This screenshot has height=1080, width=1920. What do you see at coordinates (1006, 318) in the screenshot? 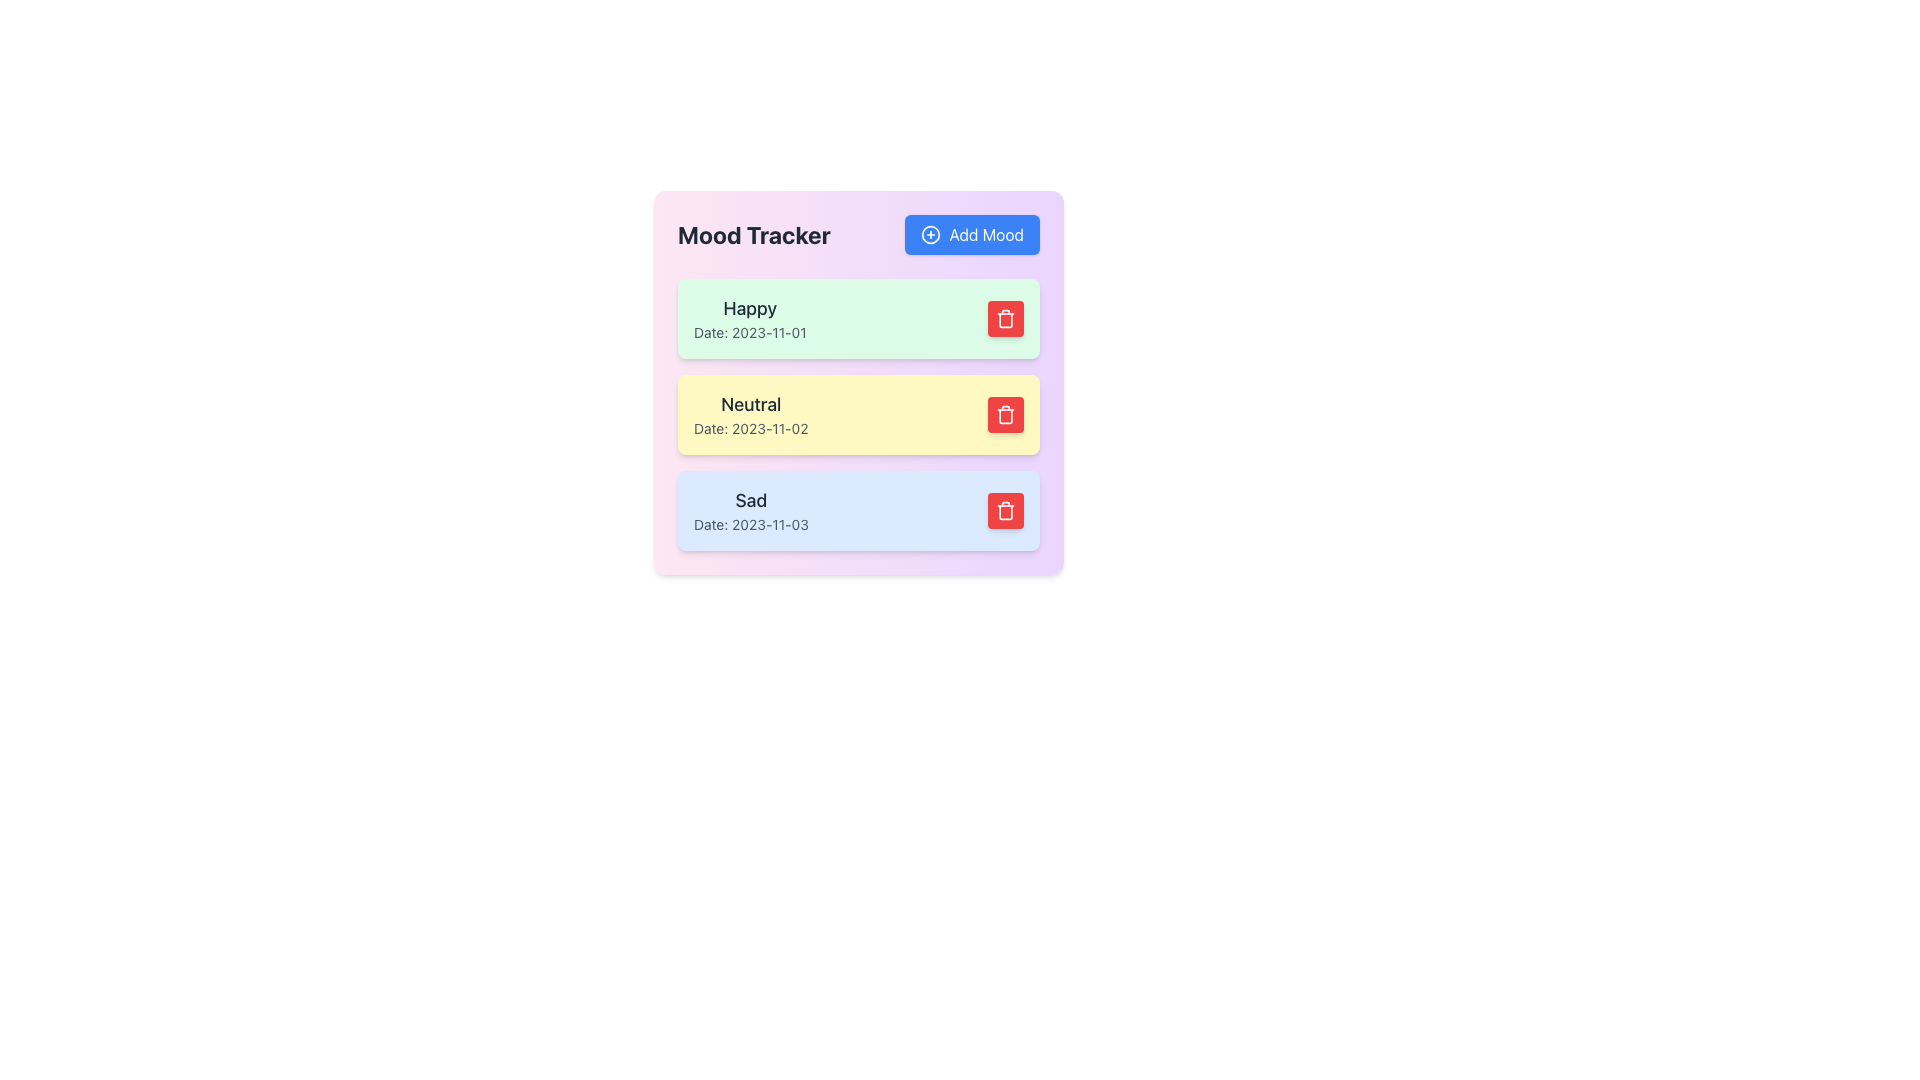
I see `the red square-shaped button with a white trash can icon` at bounding box center [1006, 318].